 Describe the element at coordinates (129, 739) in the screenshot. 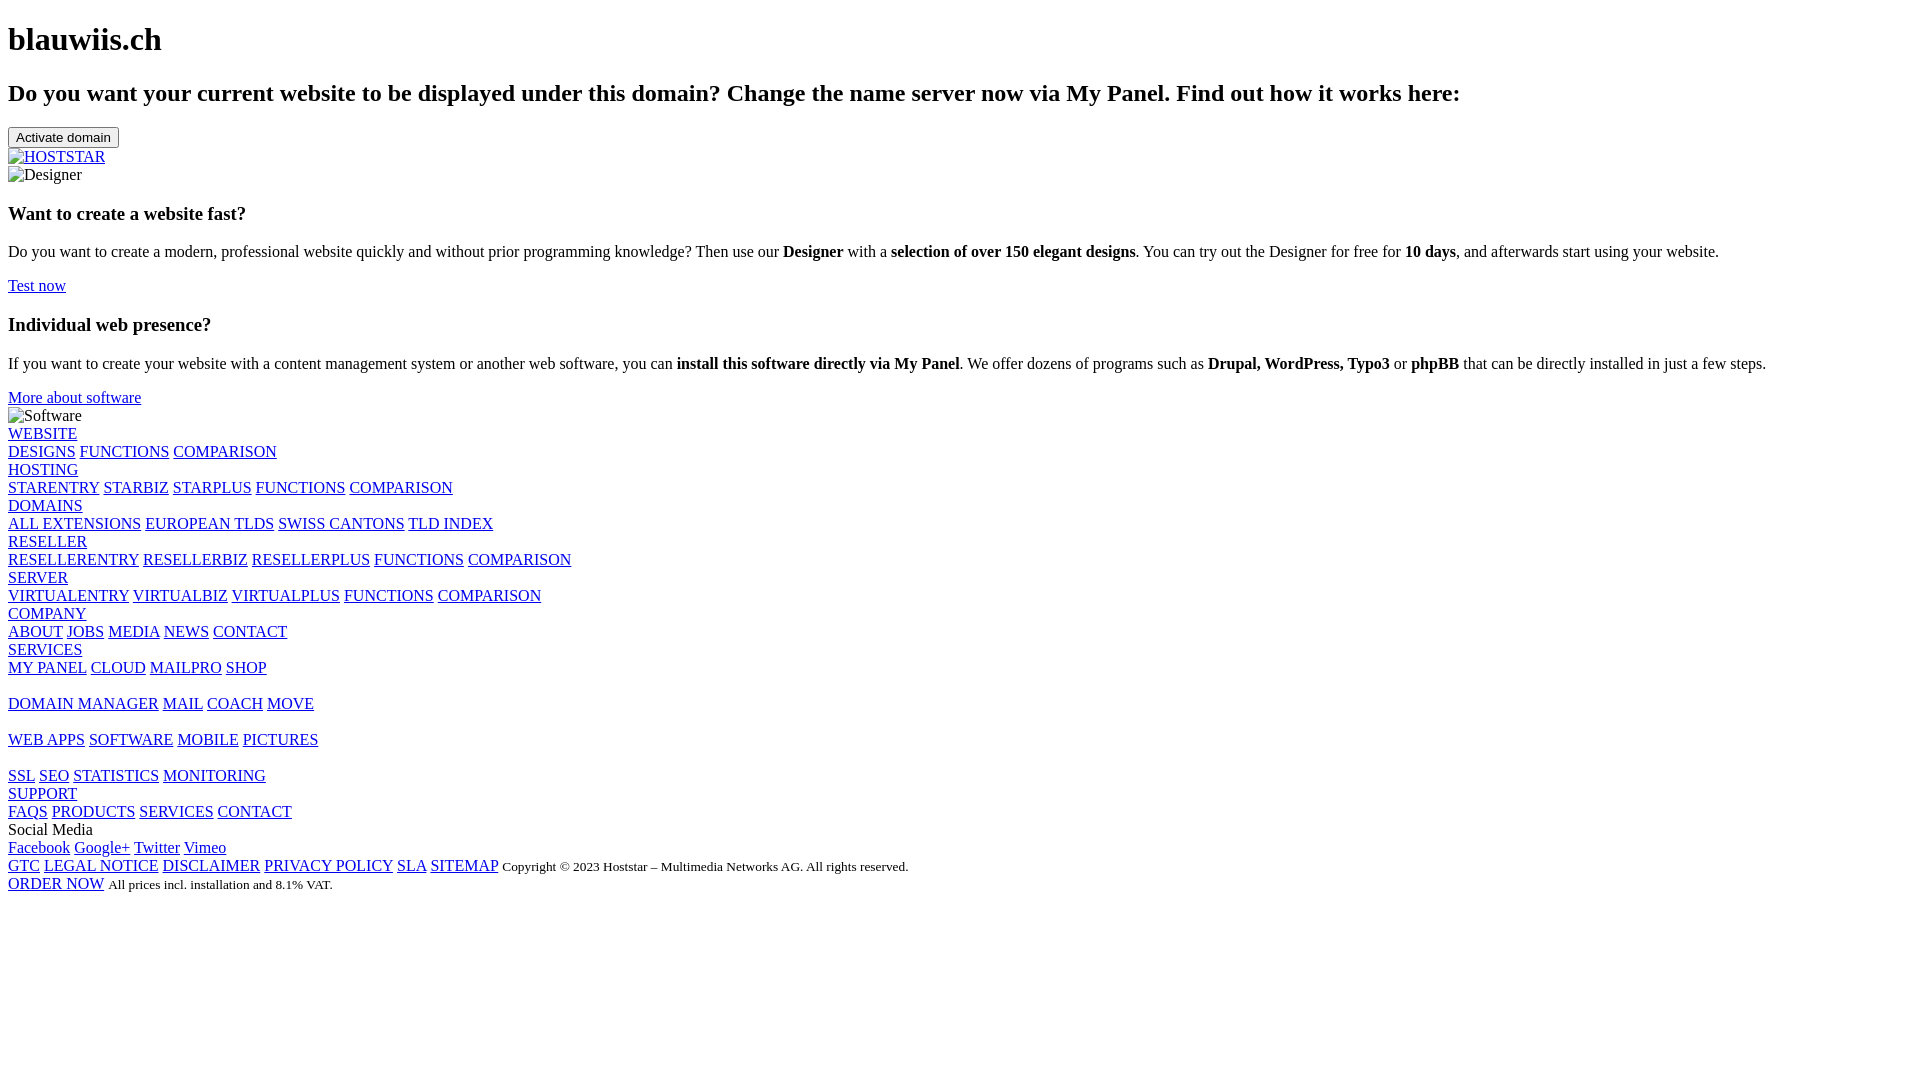

I see `'SOFTWARE'` at that location.